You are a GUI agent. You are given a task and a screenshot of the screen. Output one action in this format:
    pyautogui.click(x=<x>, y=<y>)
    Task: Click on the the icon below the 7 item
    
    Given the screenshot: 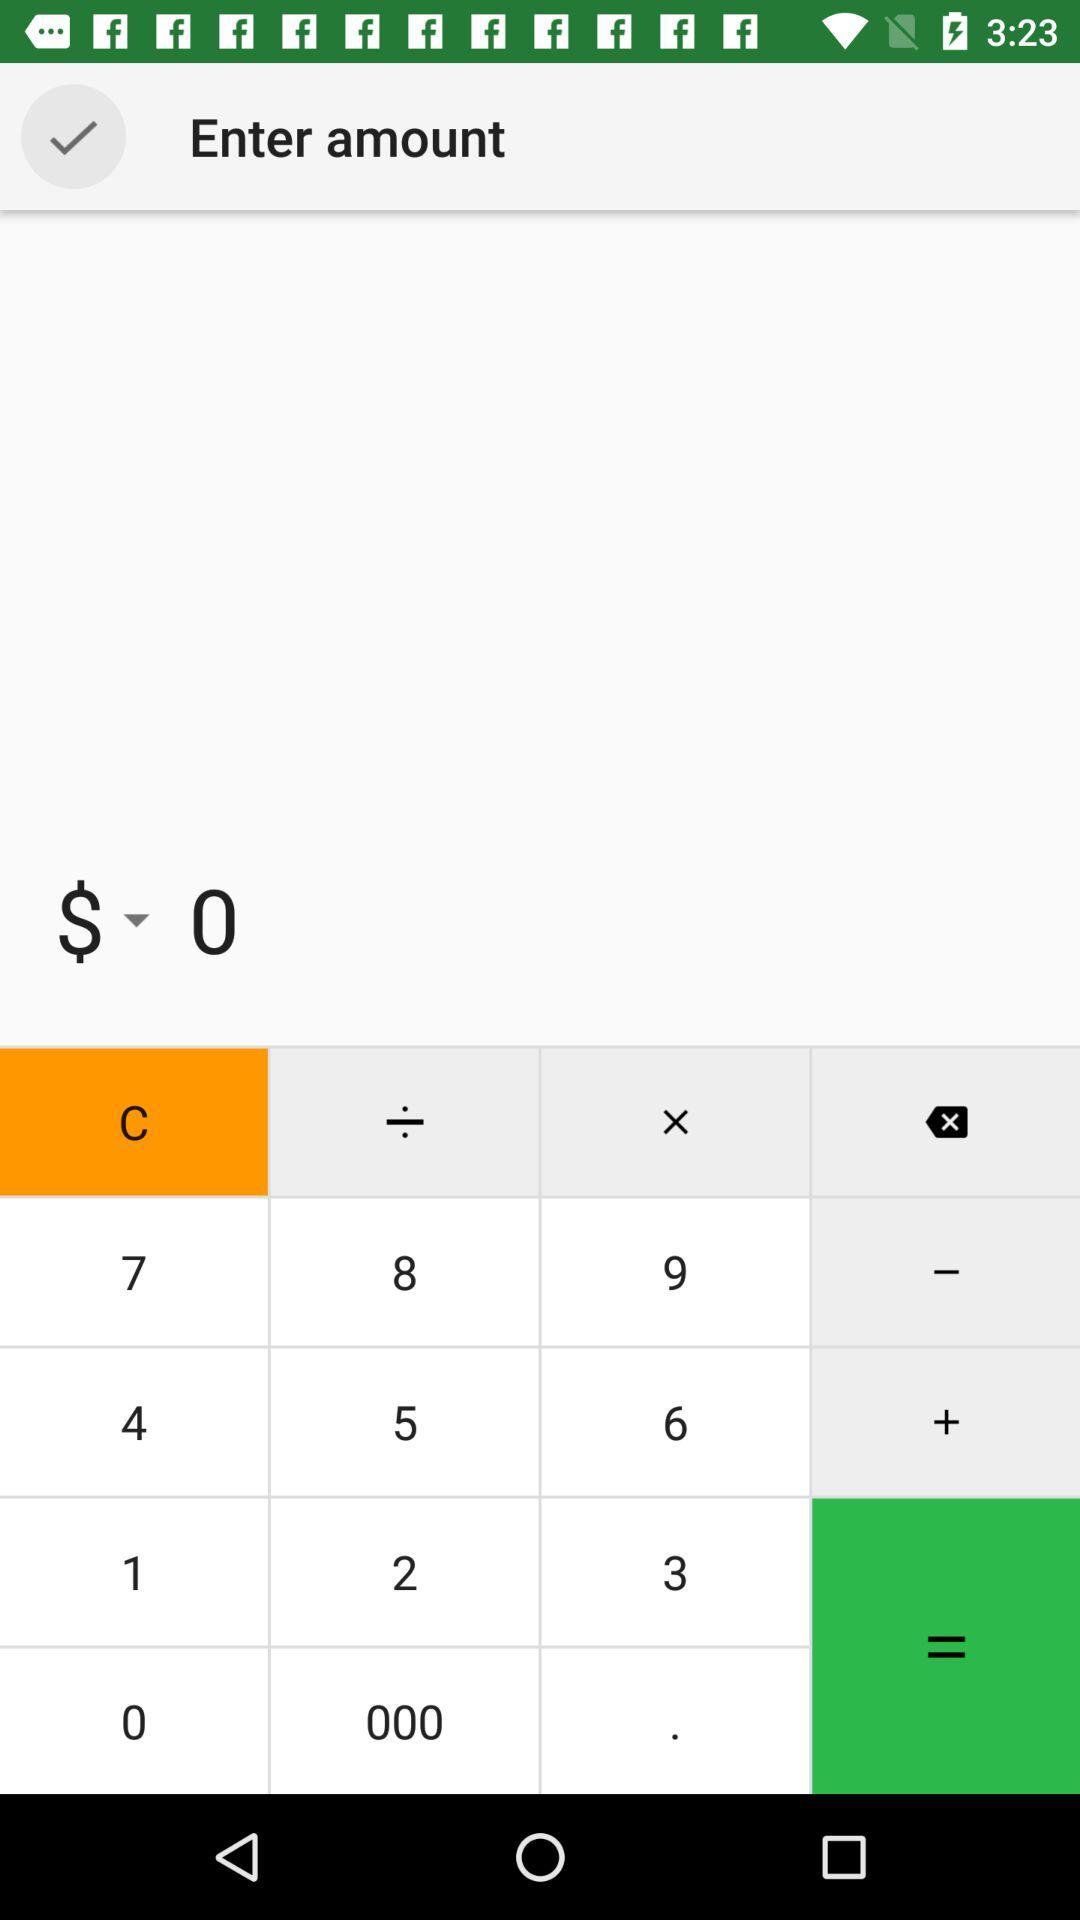 What is the action you would take?
    pyautogui.click(x=404, y=1420)
    